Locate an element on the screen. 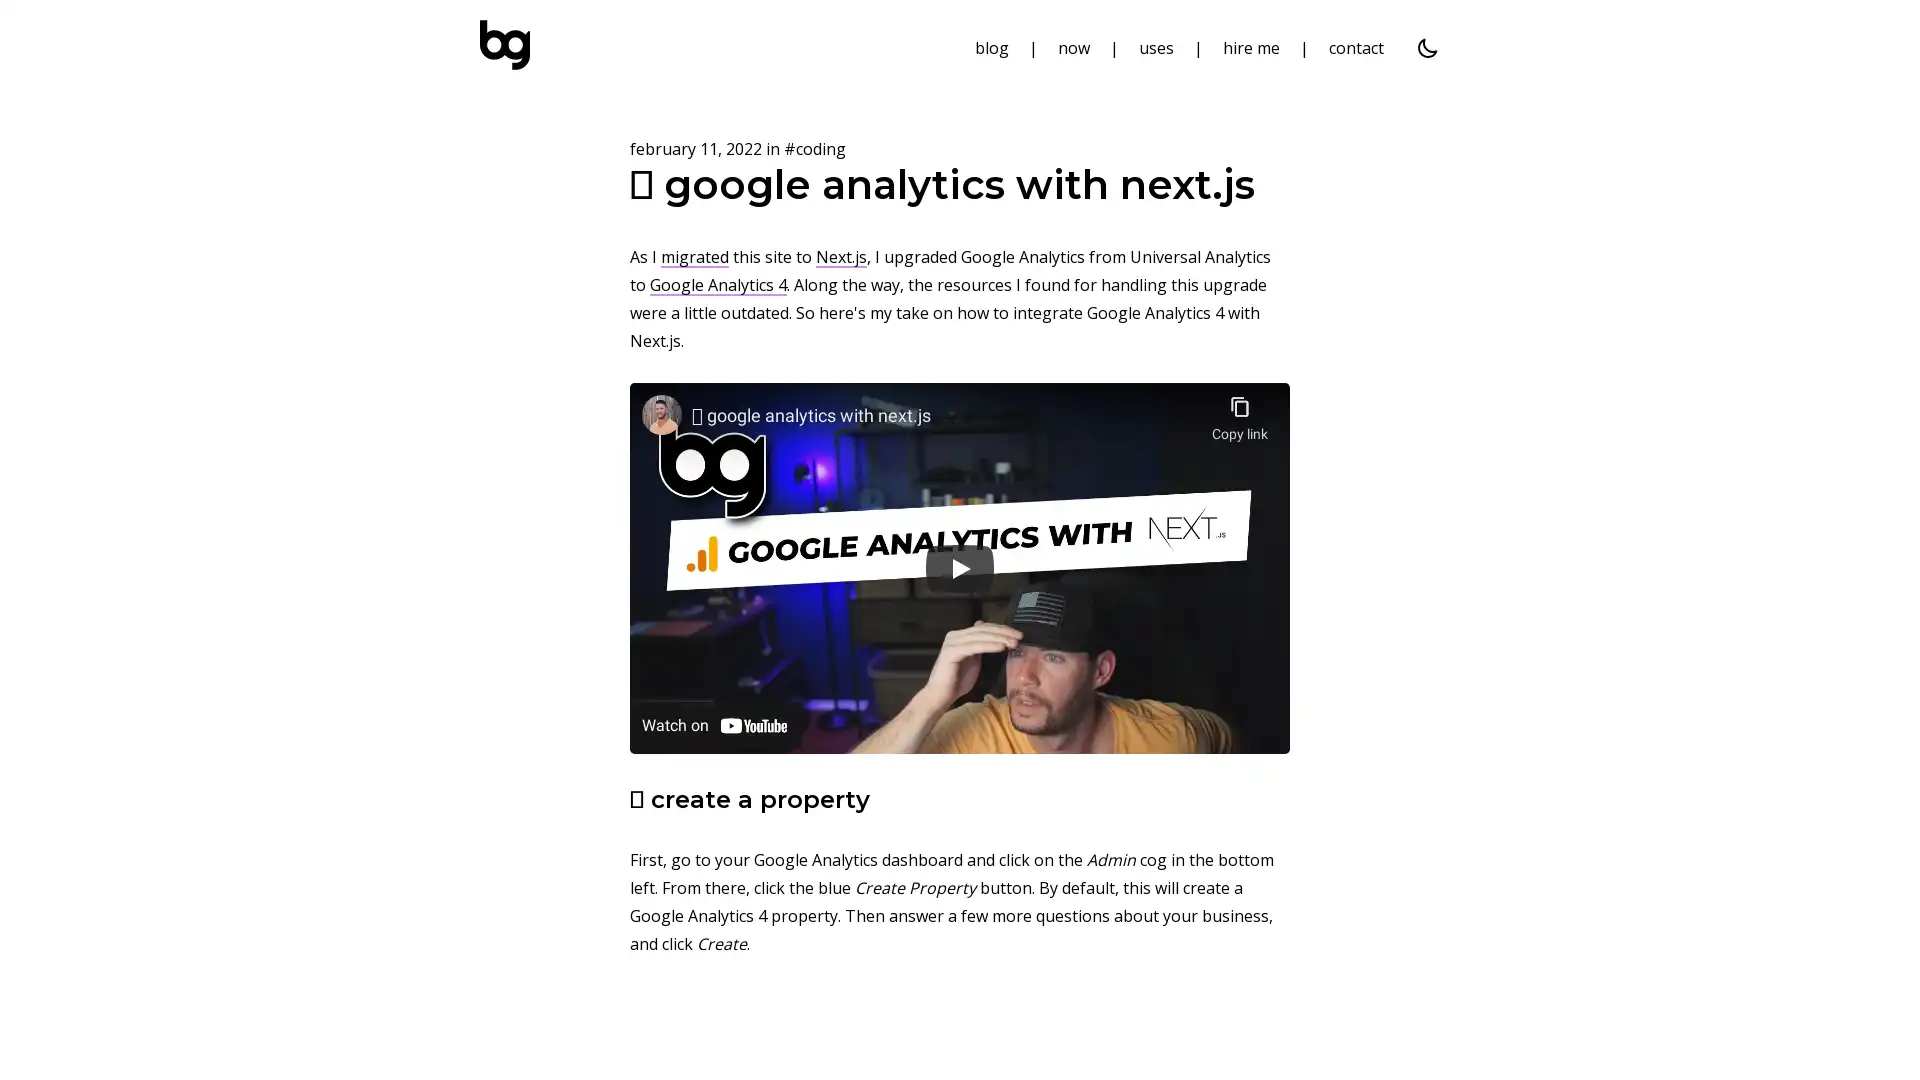 The width and height of the screenshot is (1920, 1080). dark is located at coordinates (1427, 45).